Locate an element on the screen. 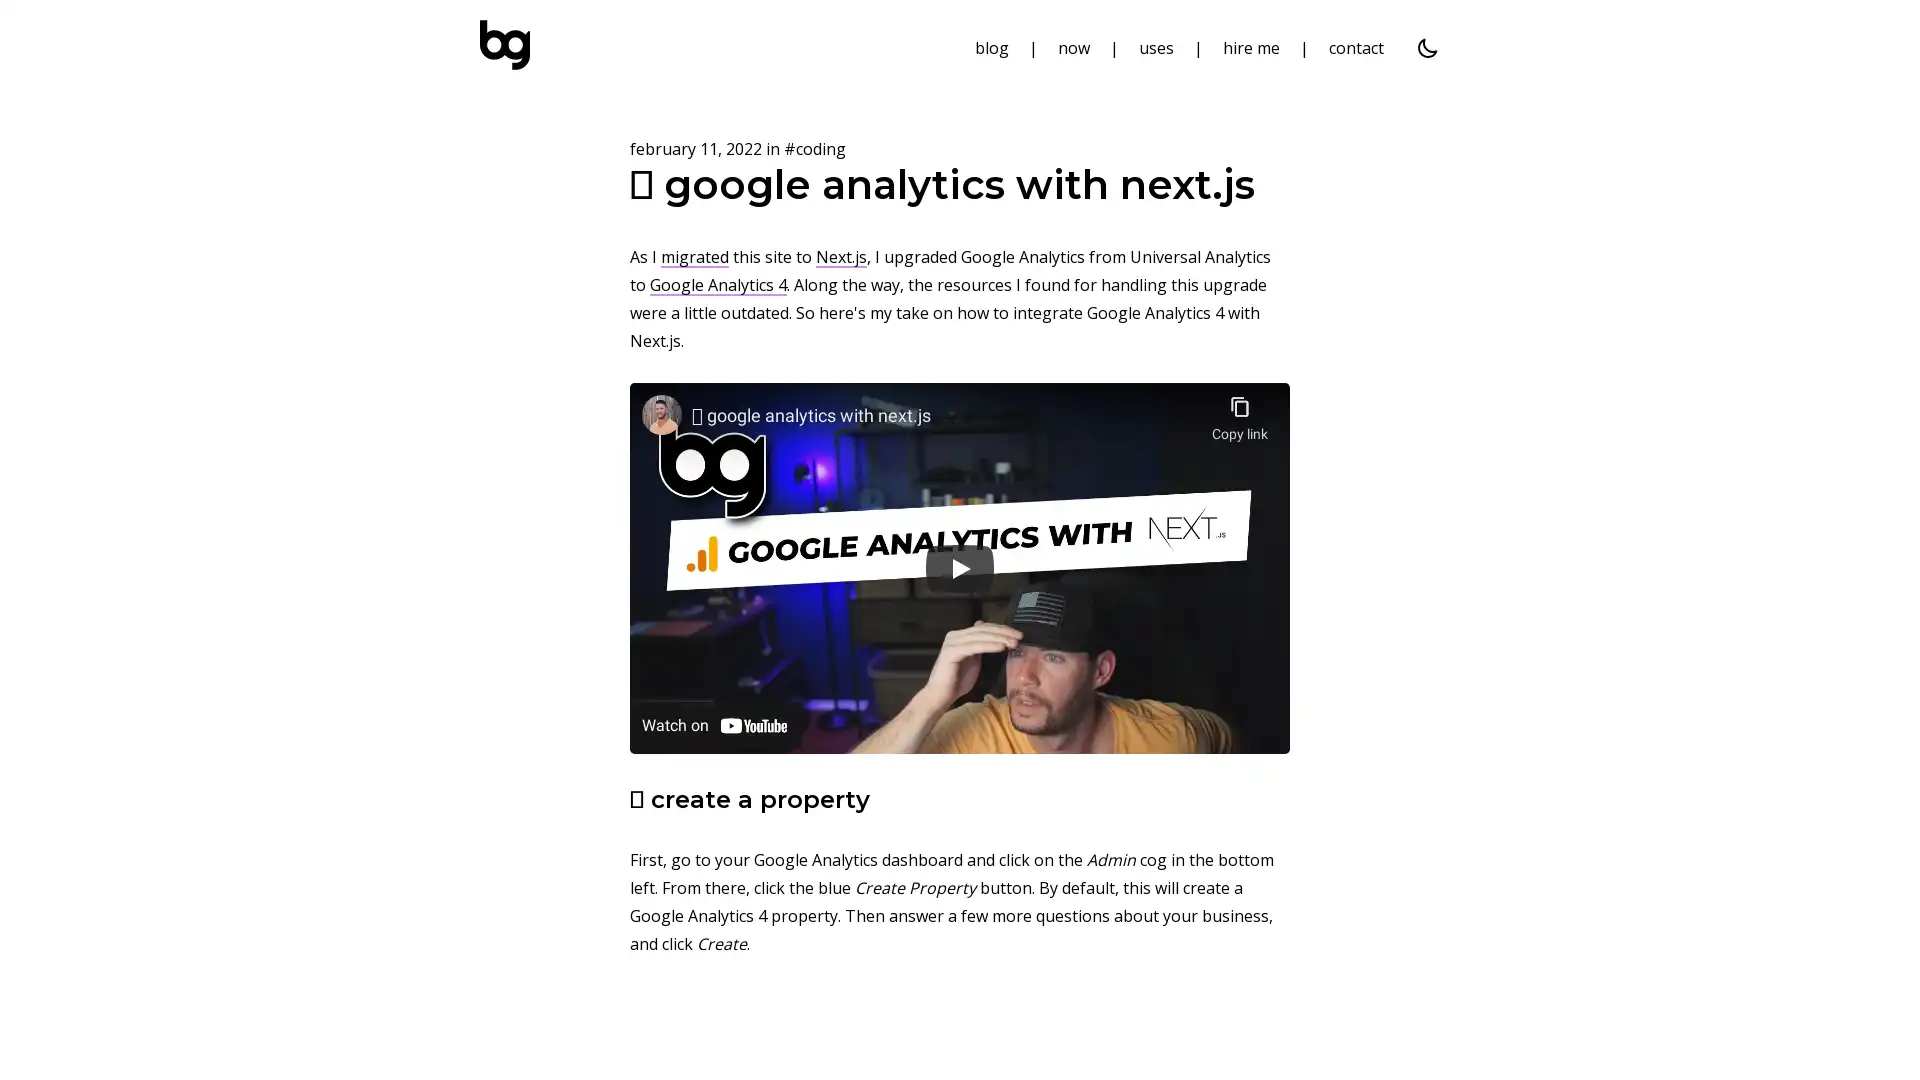 The width and height of the screenshot is (1920, 1080). dark is located at coordinates (1427, 45).